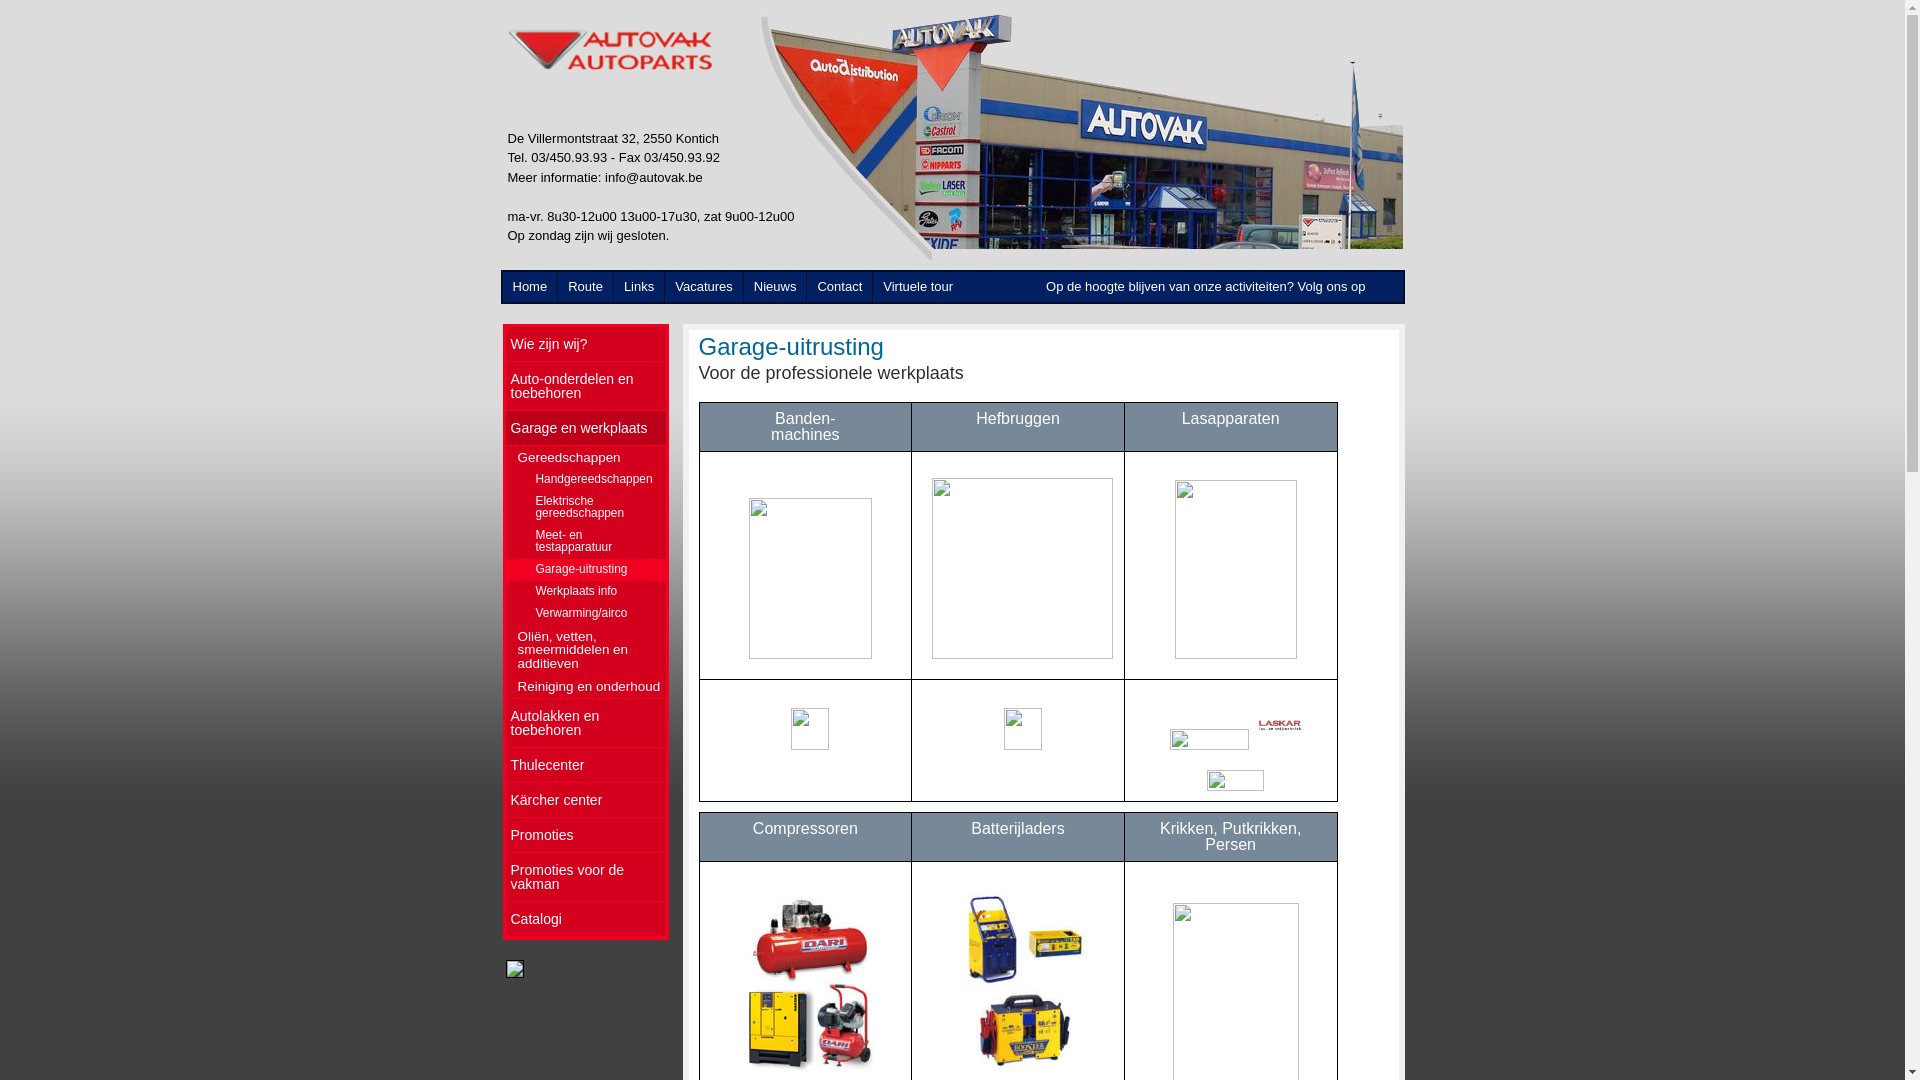 The height and width of the screenshot is (1080, 1920). Describe the element at coordinates (505, 876) in the screenshot. I see `'Promoties voor de vakman'` at that location.